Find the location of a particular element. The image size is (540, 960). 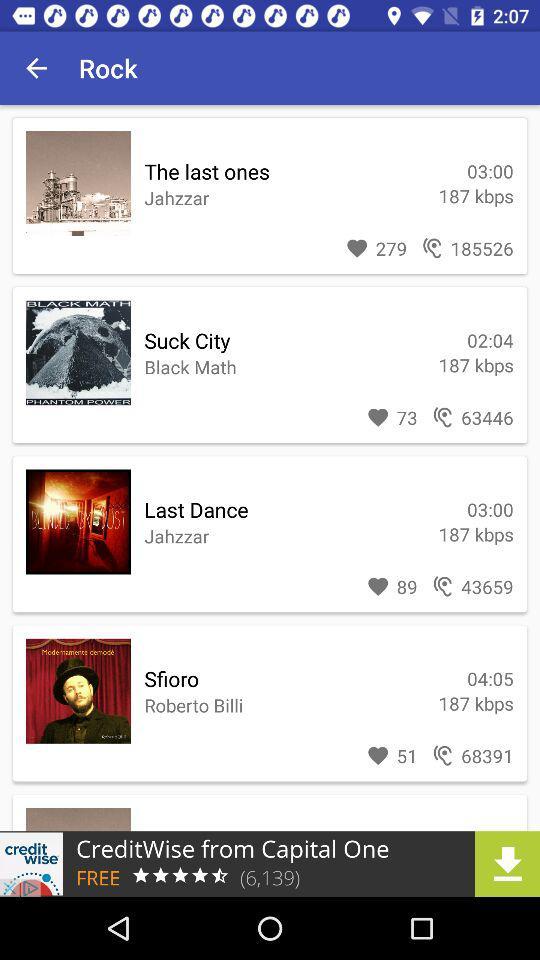

advertisement is located at coordinates (270, 863).